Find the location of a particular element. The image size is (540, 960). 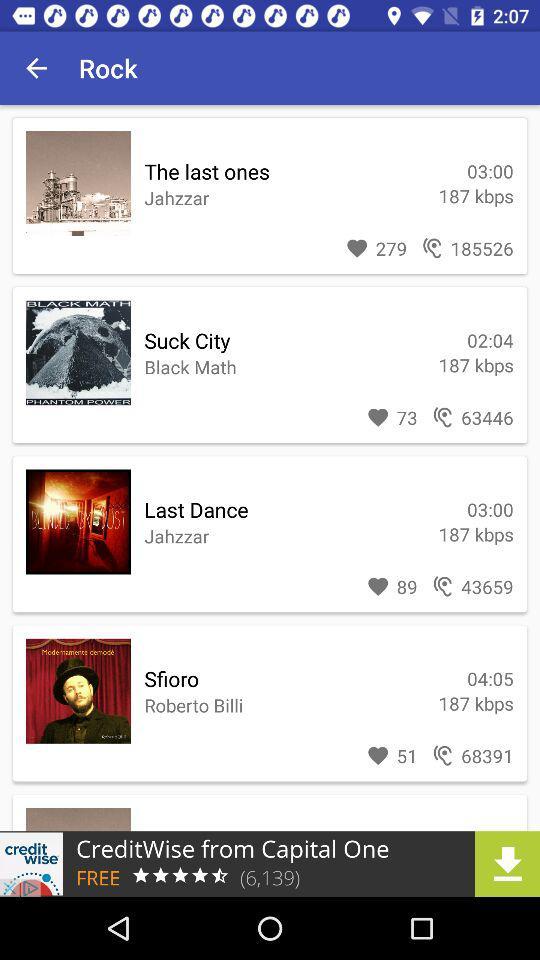

advertisement is located at coordinates (270, 863).